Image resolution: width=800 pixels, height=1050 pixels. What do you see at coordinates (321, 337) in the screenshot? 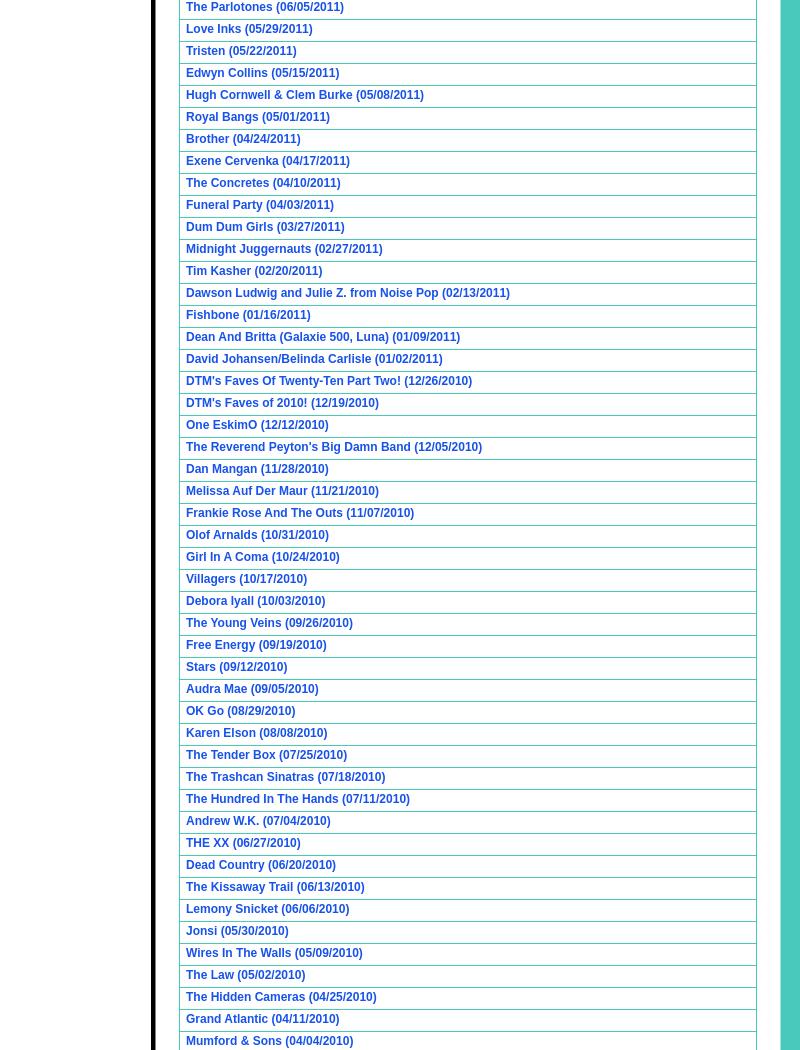
I see `'Dean And Britta (Galaxie 500, Luna) (01/09/2011)'` at bounding box center [321, 337].